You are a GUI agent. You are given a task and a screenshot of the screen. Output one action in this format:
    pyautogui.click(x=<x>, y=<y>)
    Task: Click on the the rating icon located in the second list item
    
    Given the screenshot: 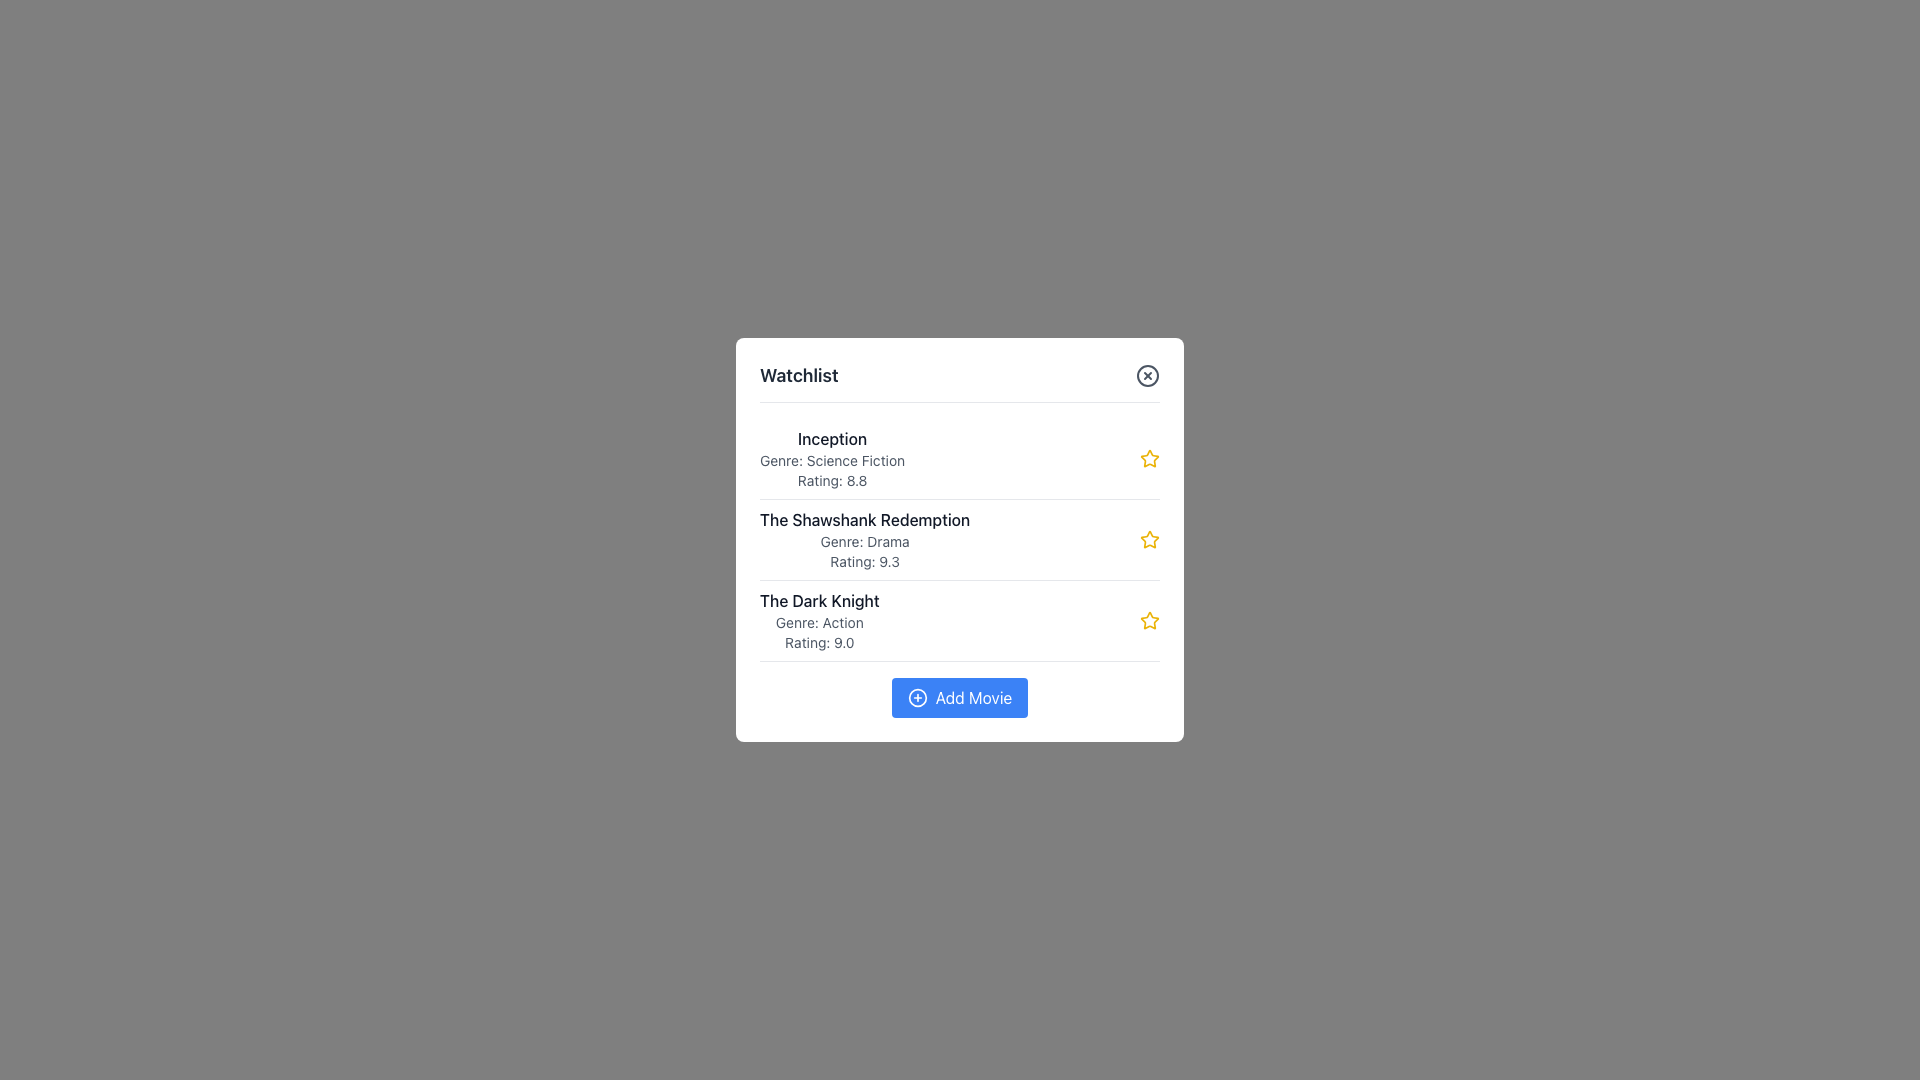 What is the action you would take?
    pyautogui.click(x=1150, y=619)
    